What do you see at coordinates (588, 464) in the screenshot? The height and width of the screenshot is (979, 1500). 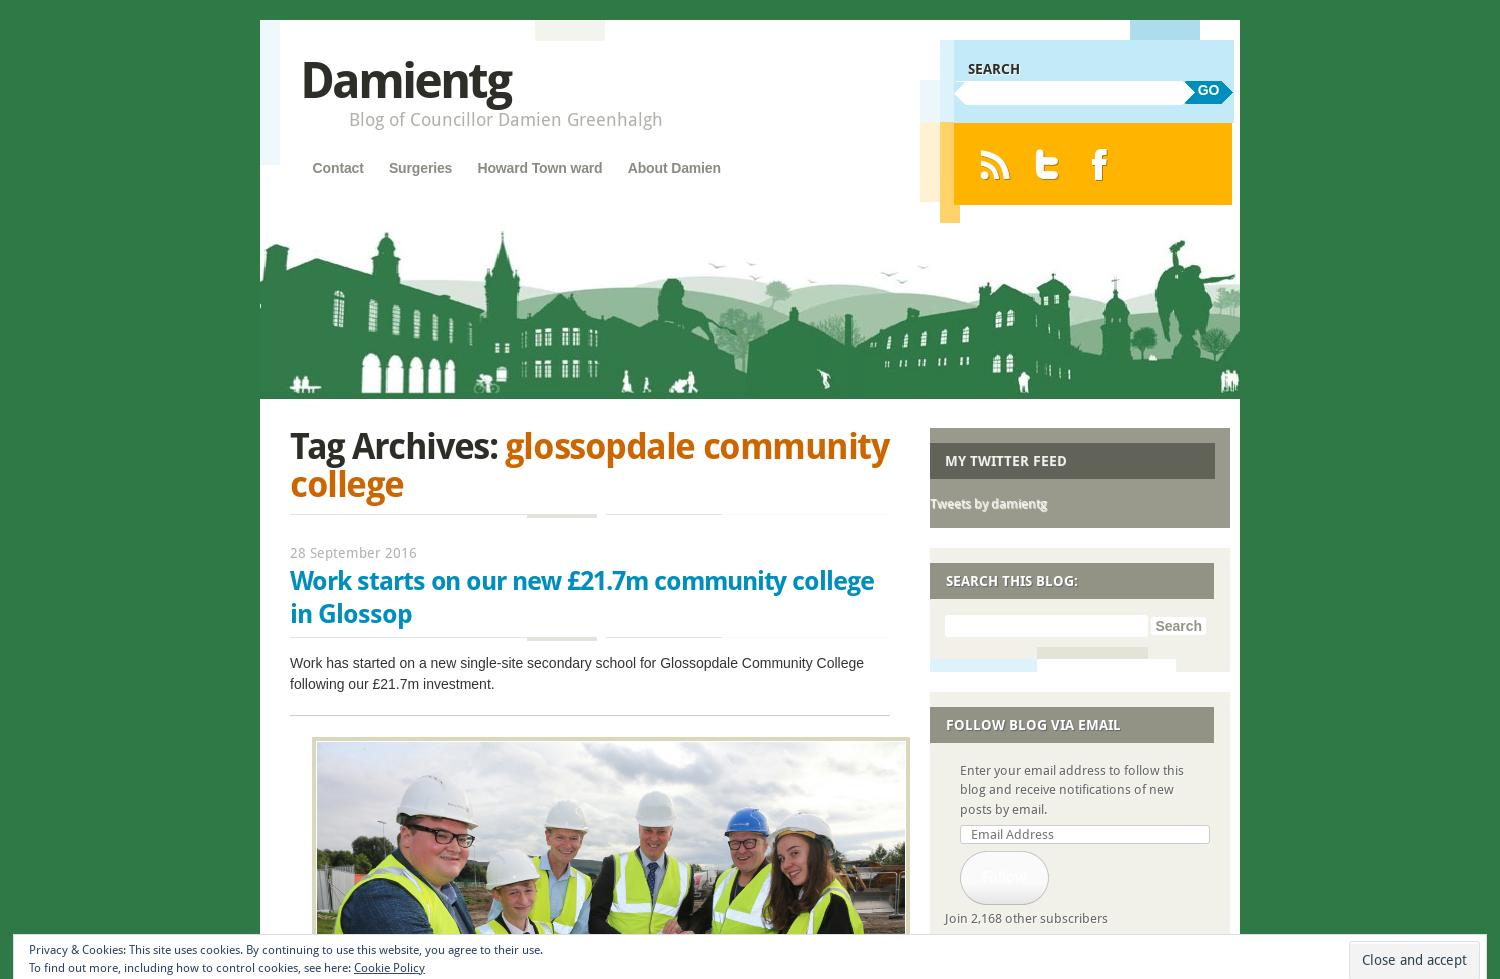 I see `'glossopdale community college'` at bounding box center [588, 464].